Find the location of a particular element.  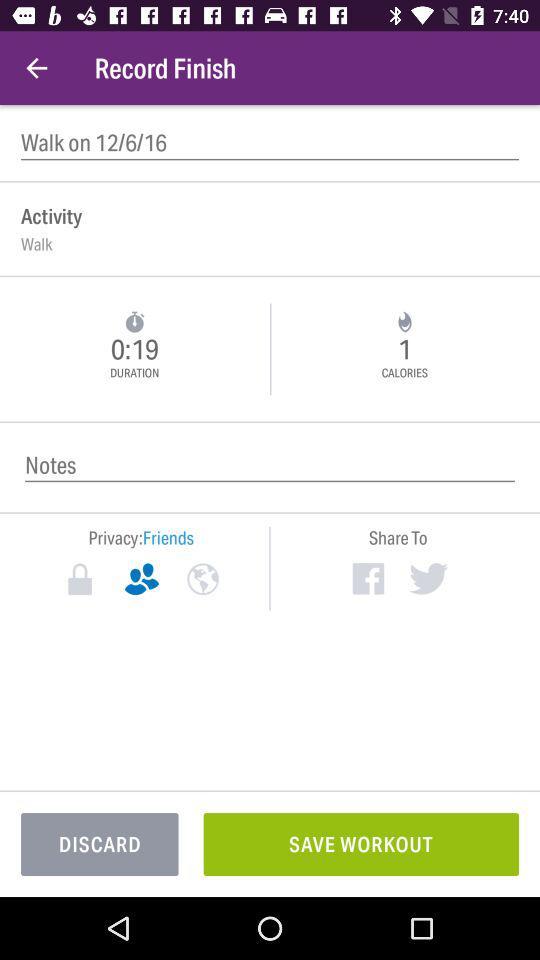

privacy settings is located at coordinates (79, 579).